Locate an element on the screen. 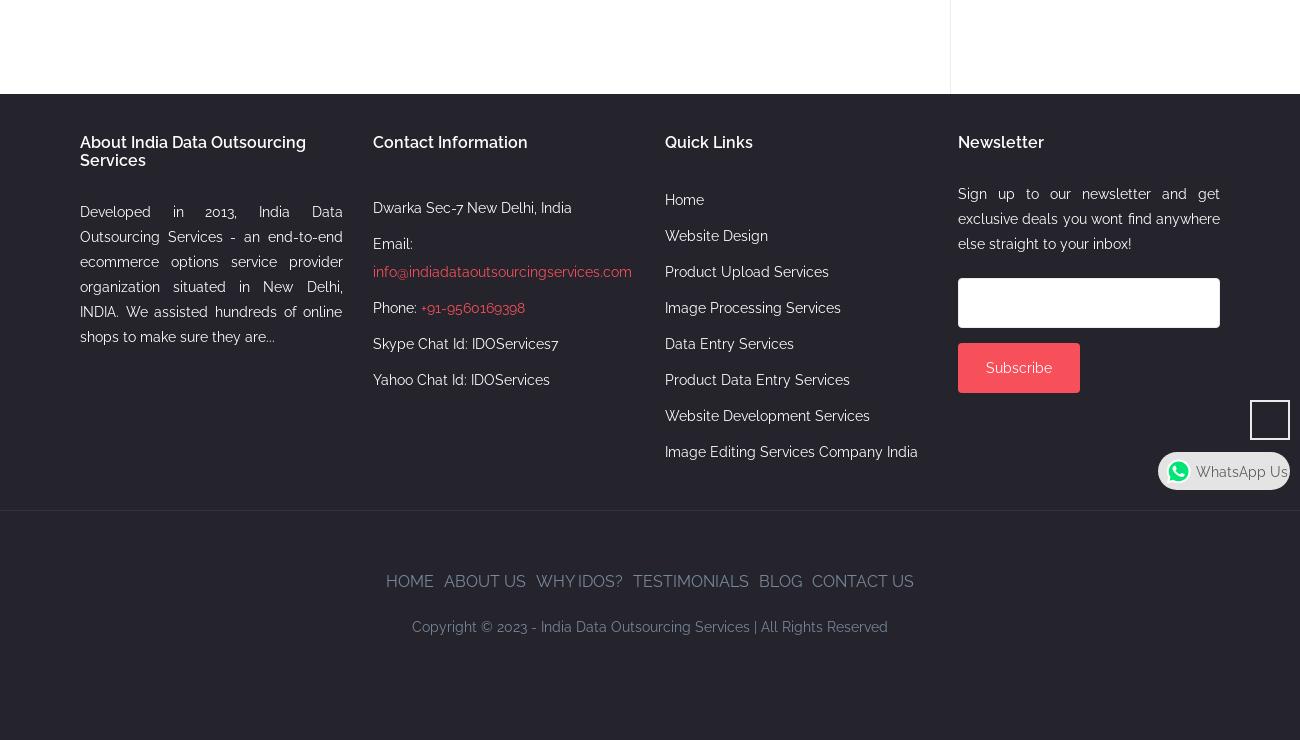 This screenshot has width=1300, height=740. 'WhatsApp Us' is located at coordinates (1241, 471).